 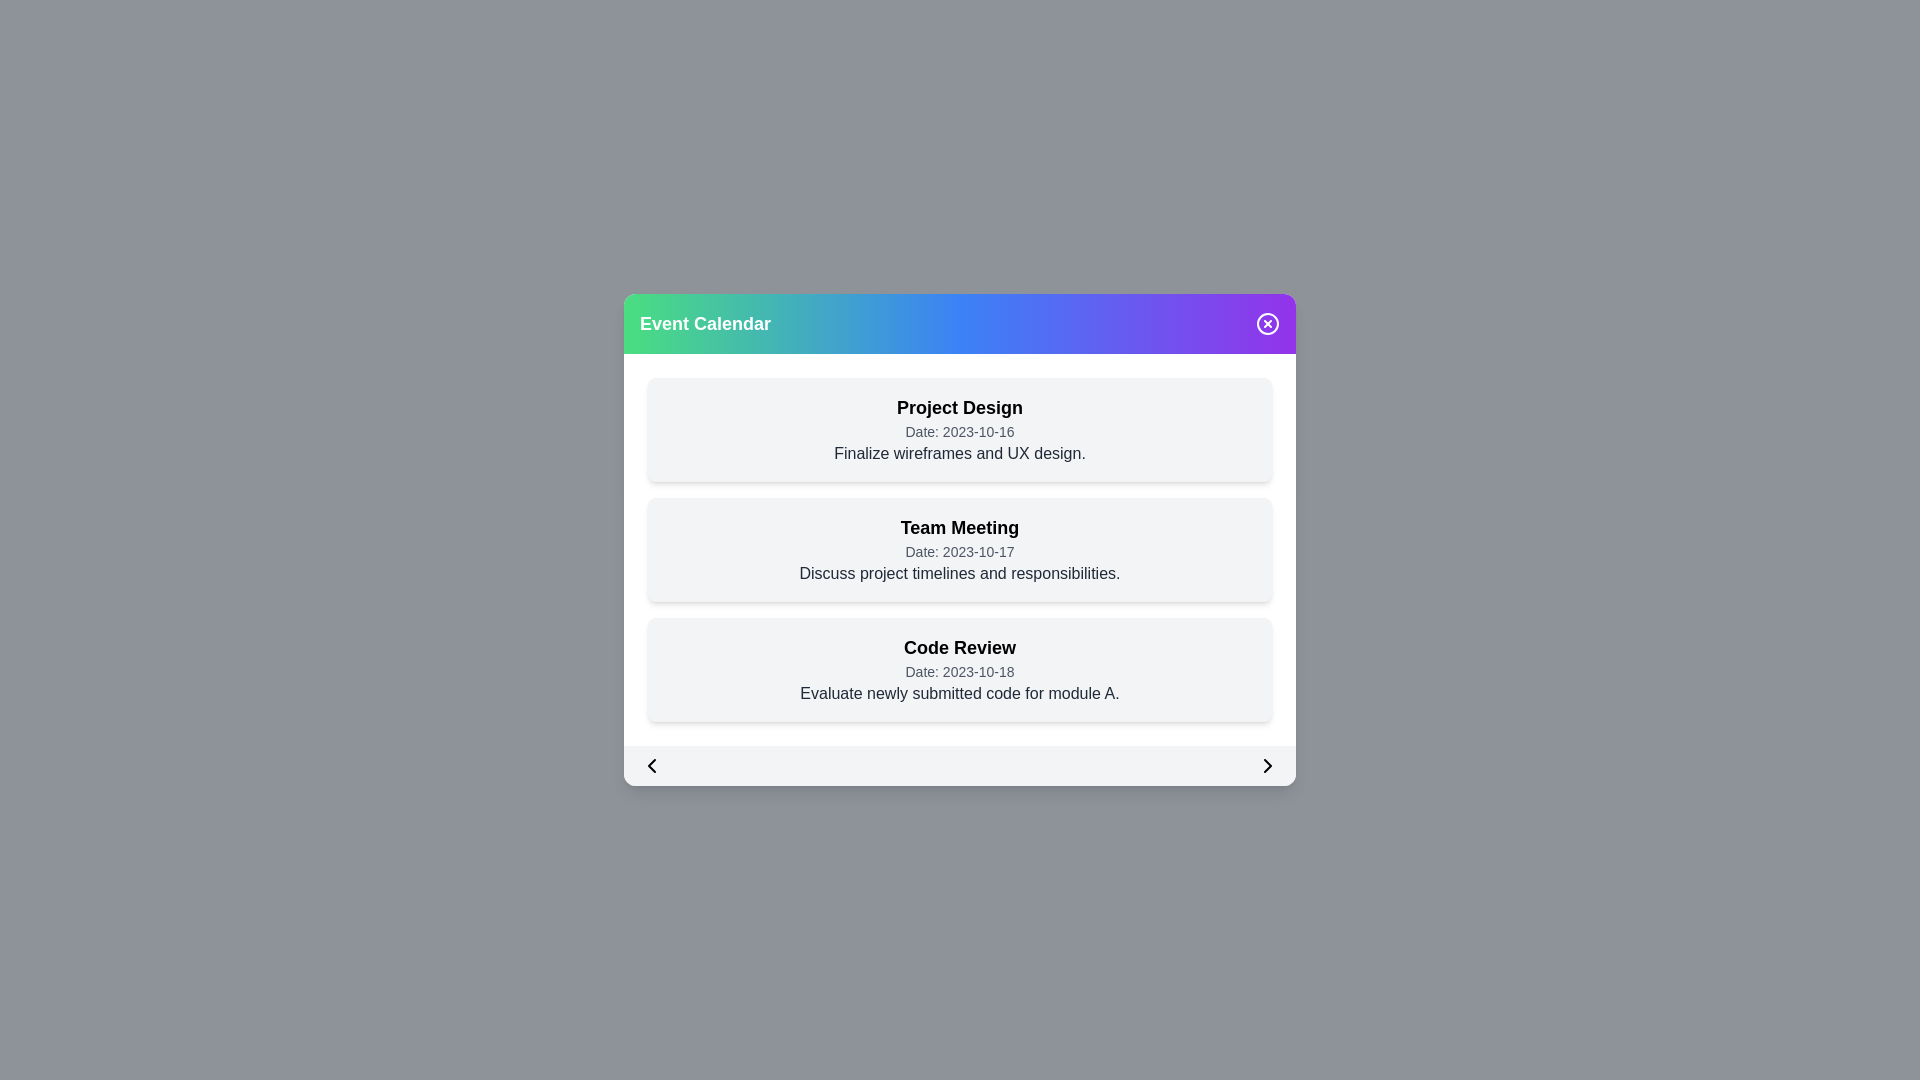 What do you see at coordinates (1266, 323) in the screenshot?
I see `close button at the top-right corner of the calendar dialog` at bounding box center [1266, 323].